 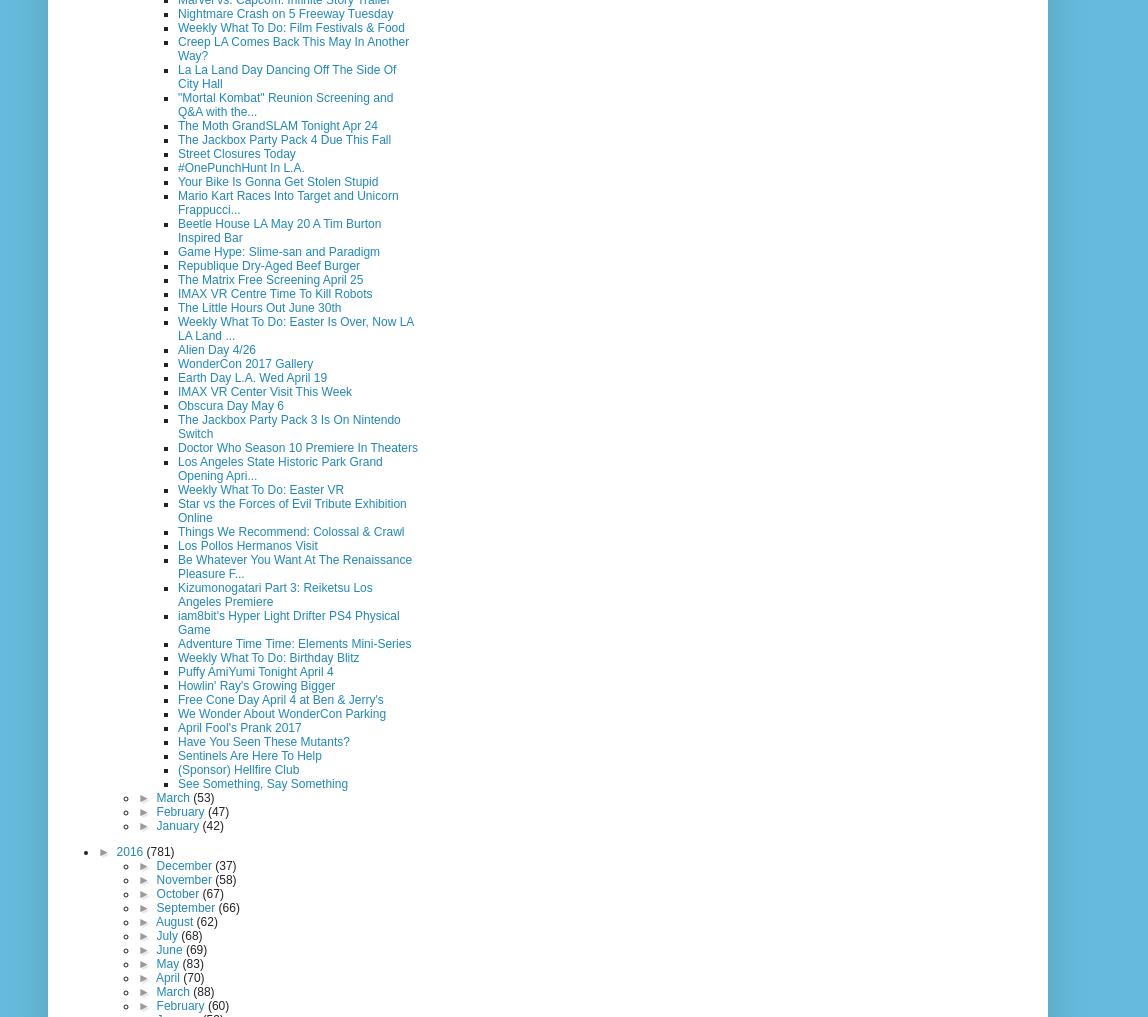 I want to click on '(60)', so click(x=218, y=1004).